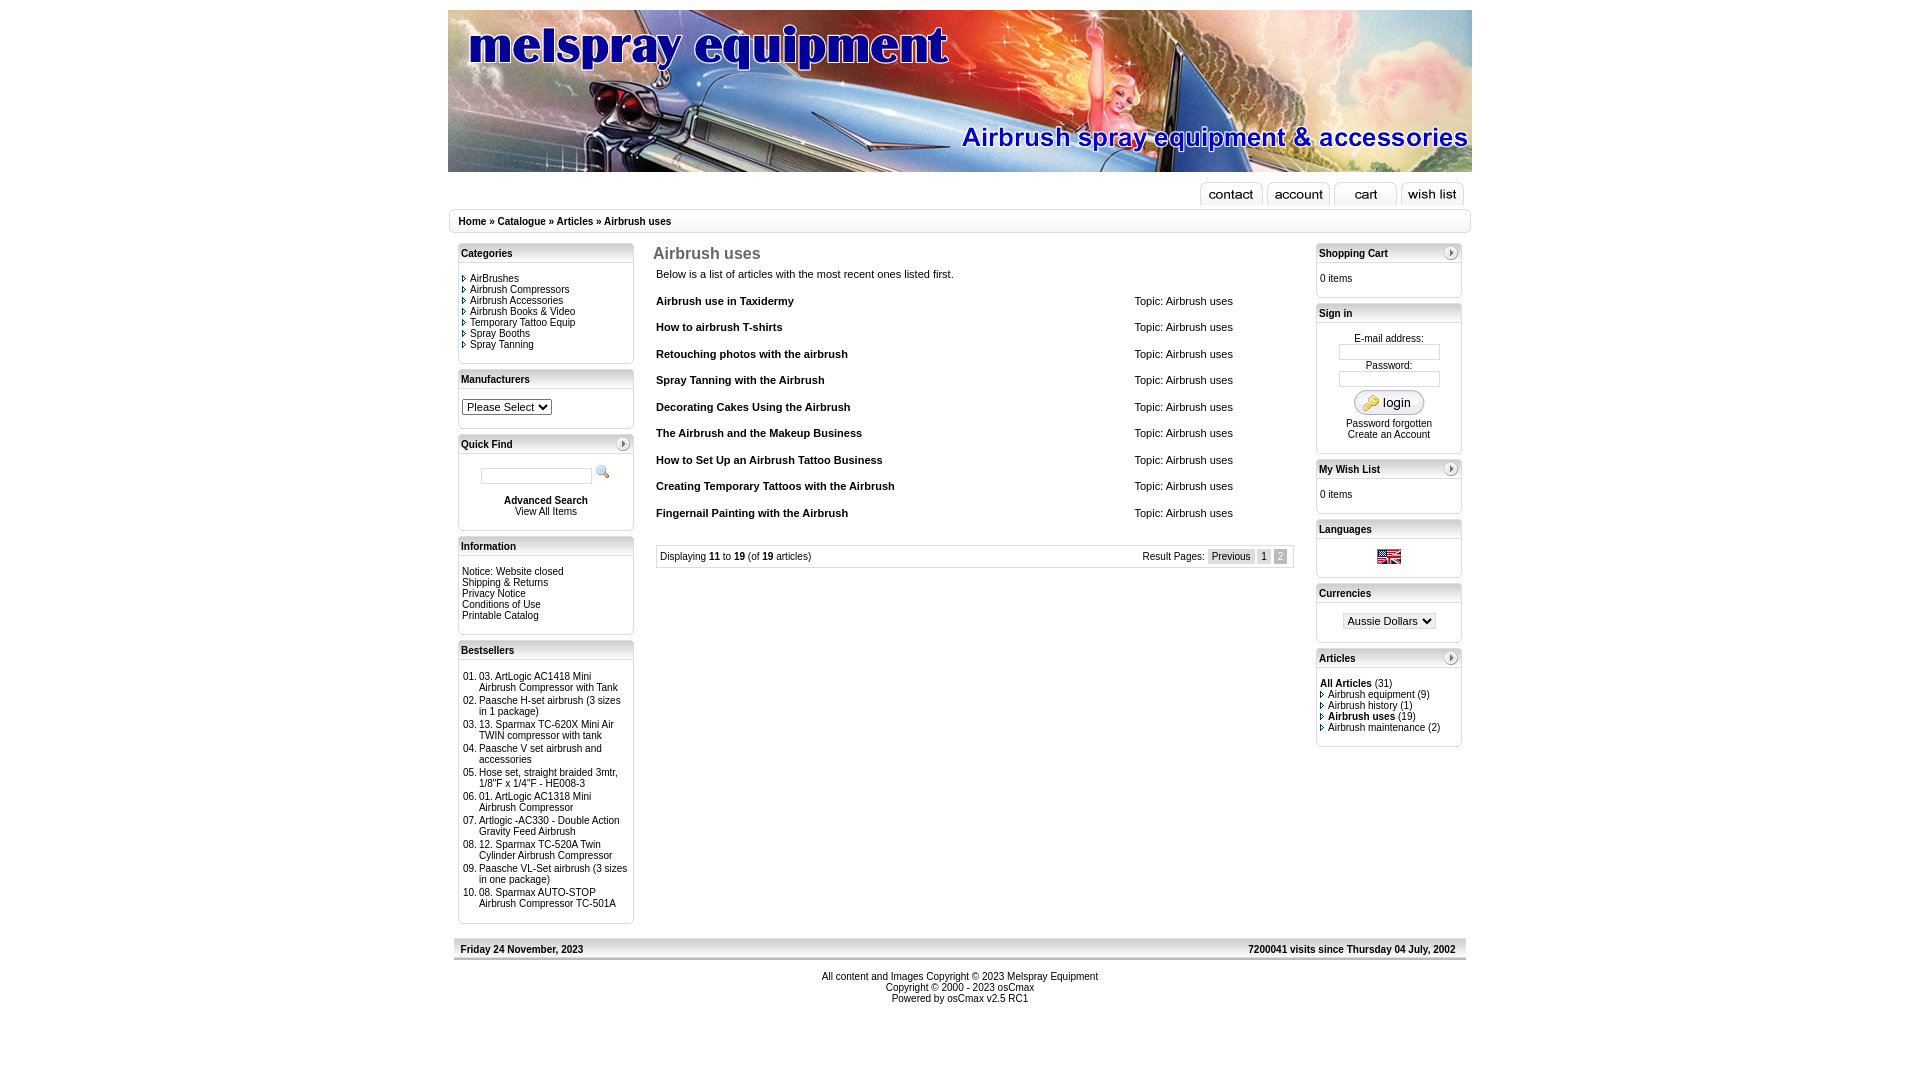 The height and width of the screenshot is (1080, 1920). I want to click on 'Printable Catalog', so click(500, 614).